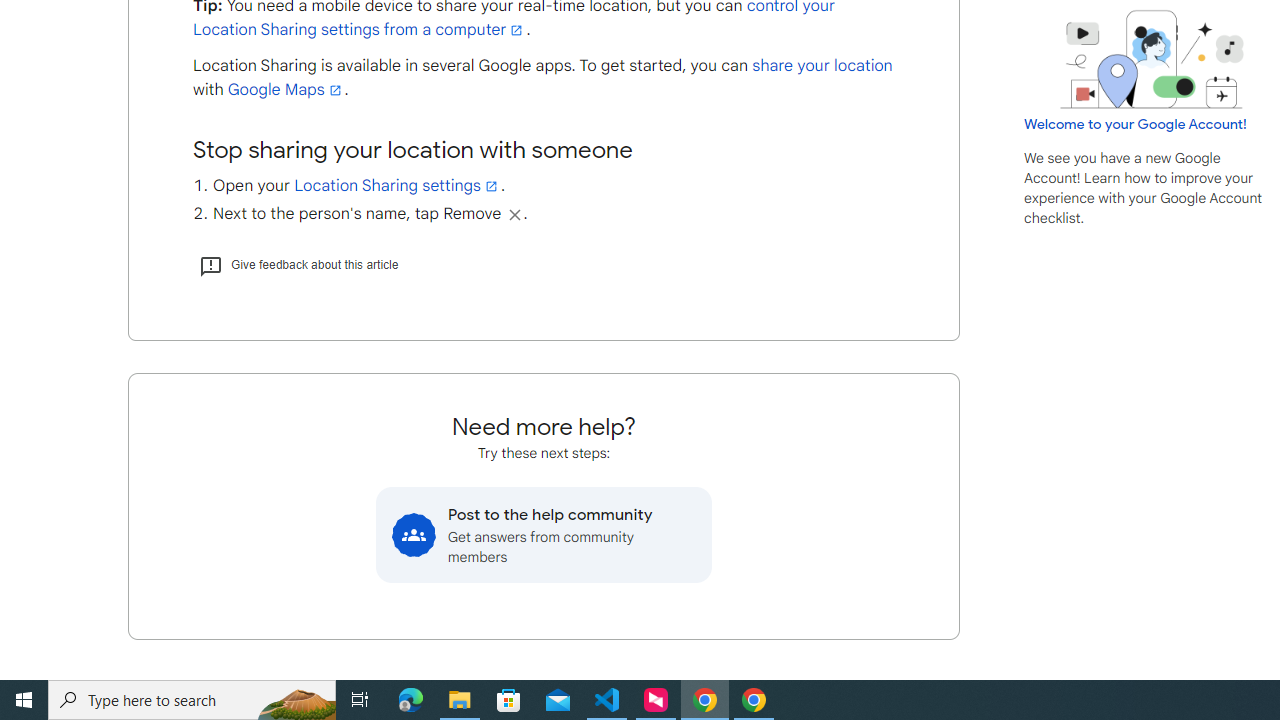 The height and width of the screenshot is (720, 1280). What do you see at coordinates (397, 185) in the screenshot?
I see `'Location Sharing settings'` at bounding box center [397, 185].